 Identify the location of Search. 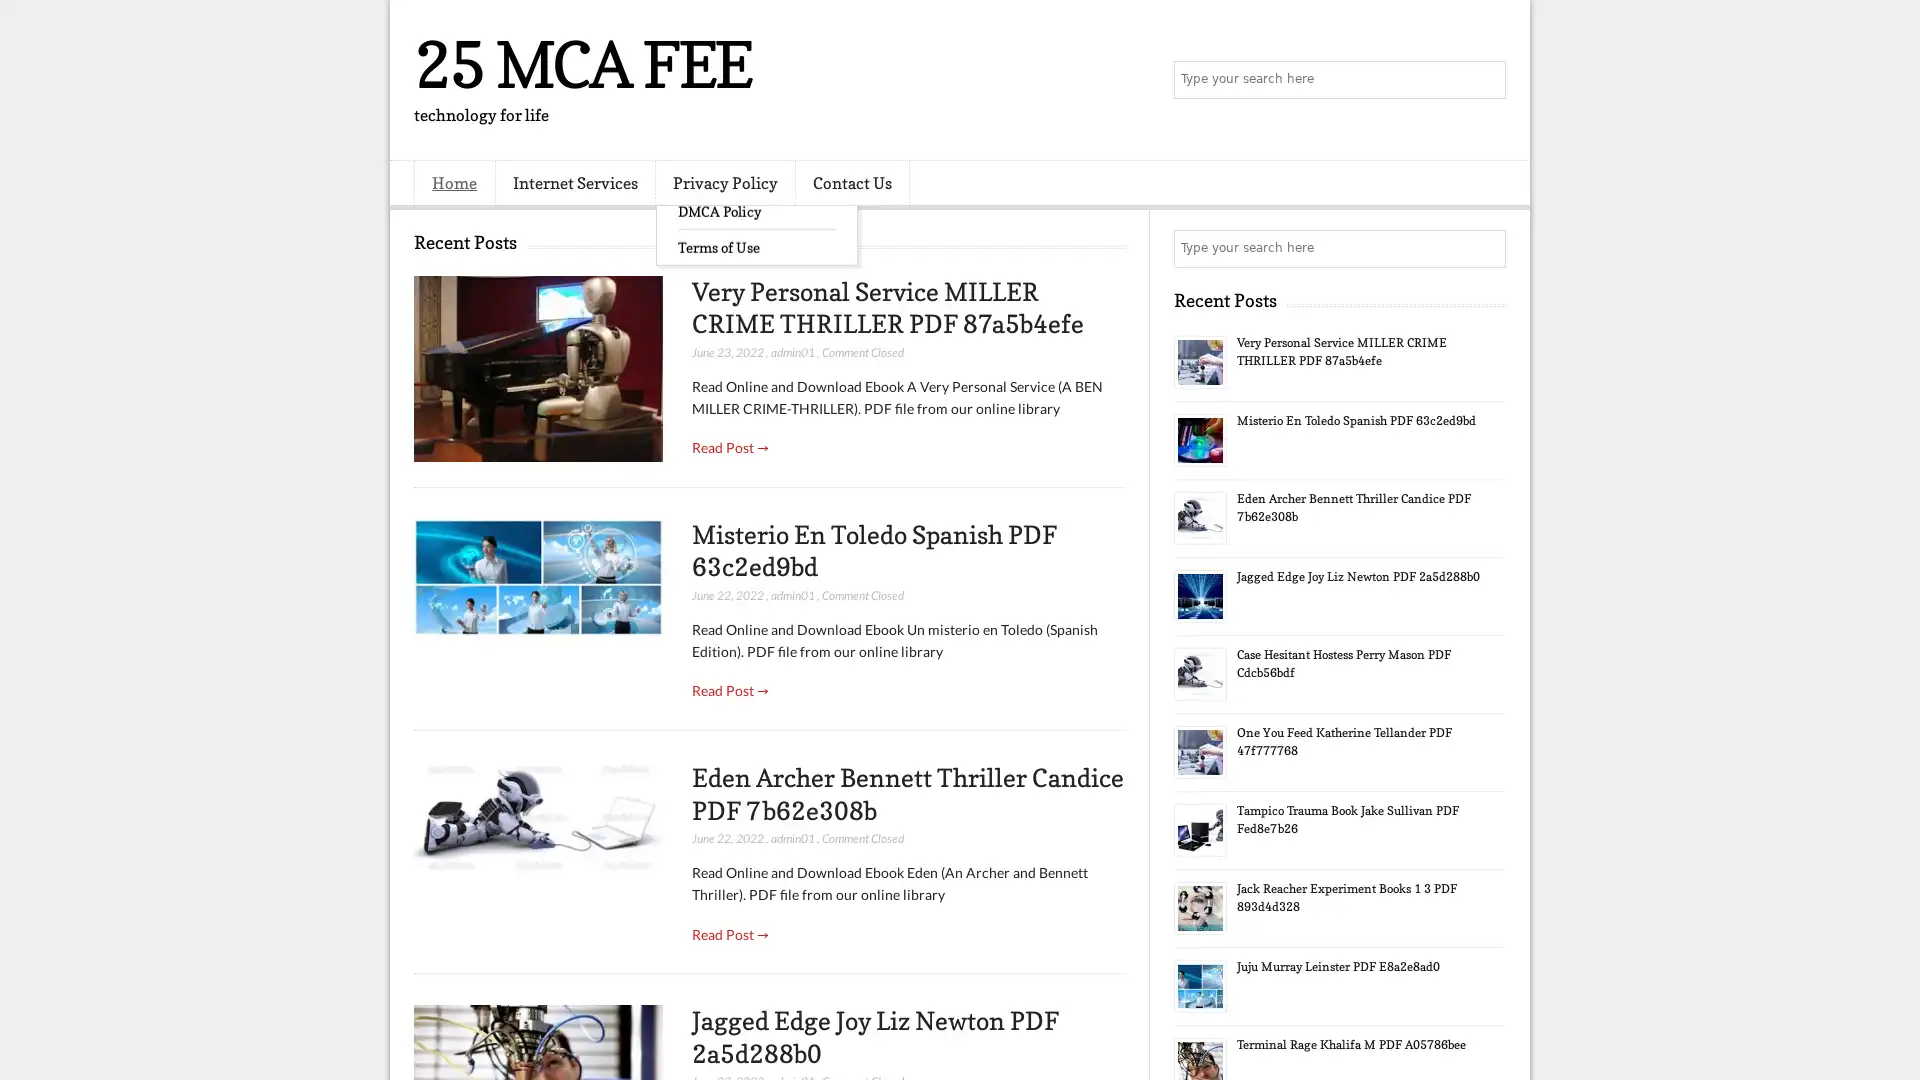
(1485, 80).